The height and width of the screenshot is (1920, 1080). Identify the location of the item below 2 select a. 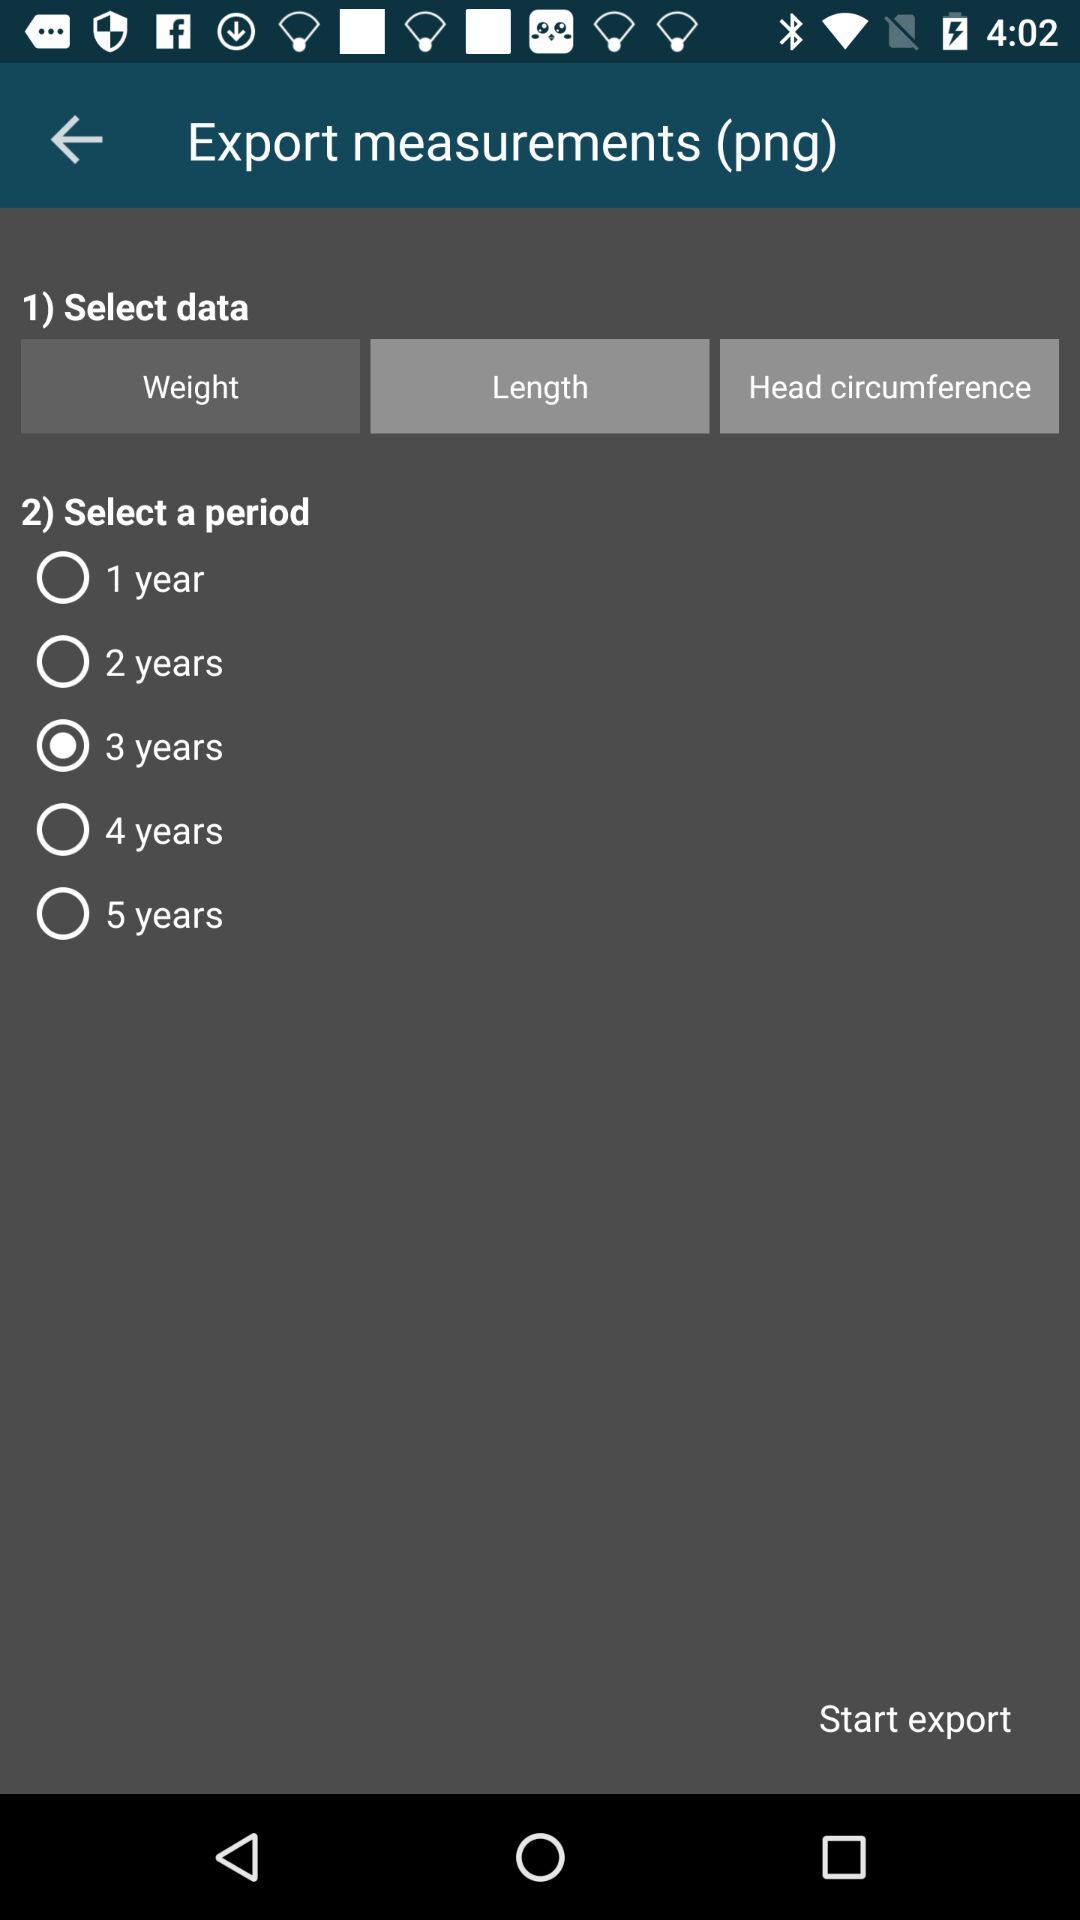
(540, 576).